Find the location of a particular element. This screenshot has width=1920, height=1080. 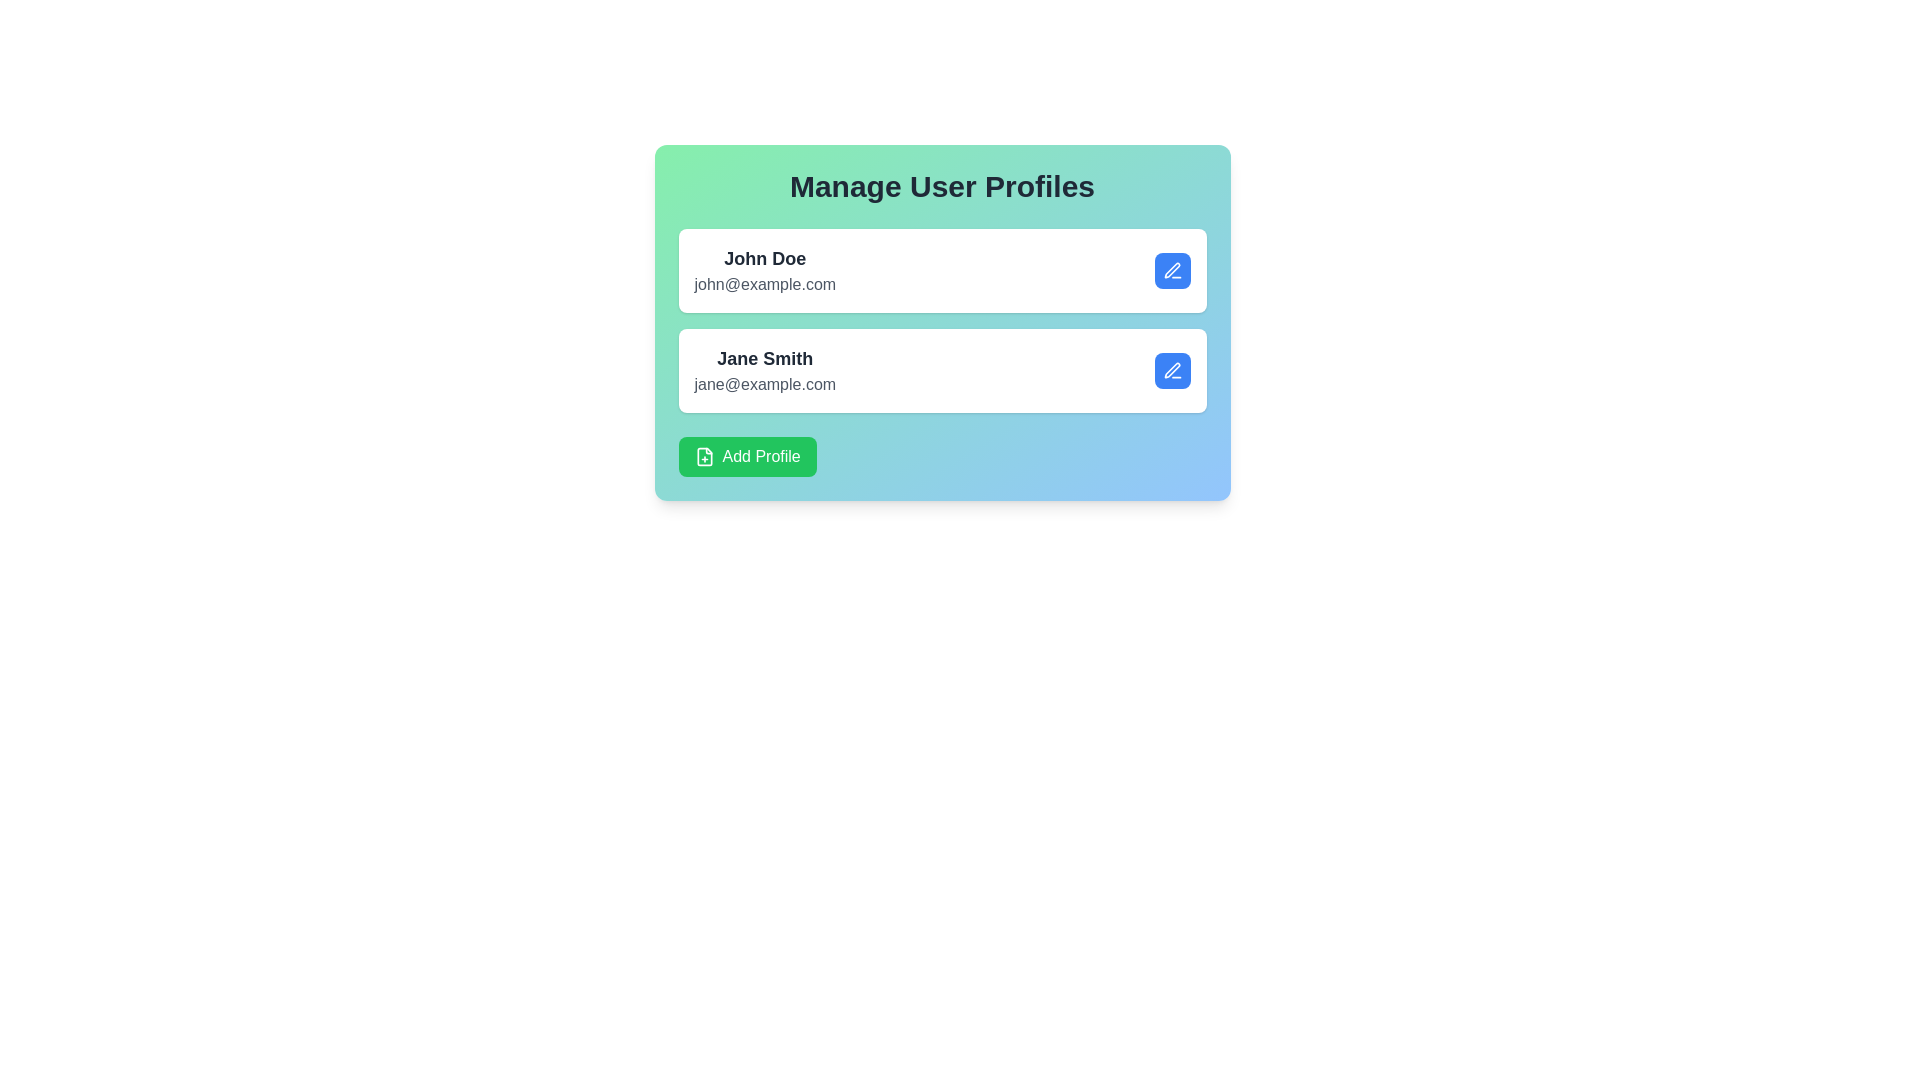

the static text displaying the email 'john@example.com', which is located below the name 'John Doe' in the user profile block under 'Manage User Profiles' is located at coordinates (764, 285).